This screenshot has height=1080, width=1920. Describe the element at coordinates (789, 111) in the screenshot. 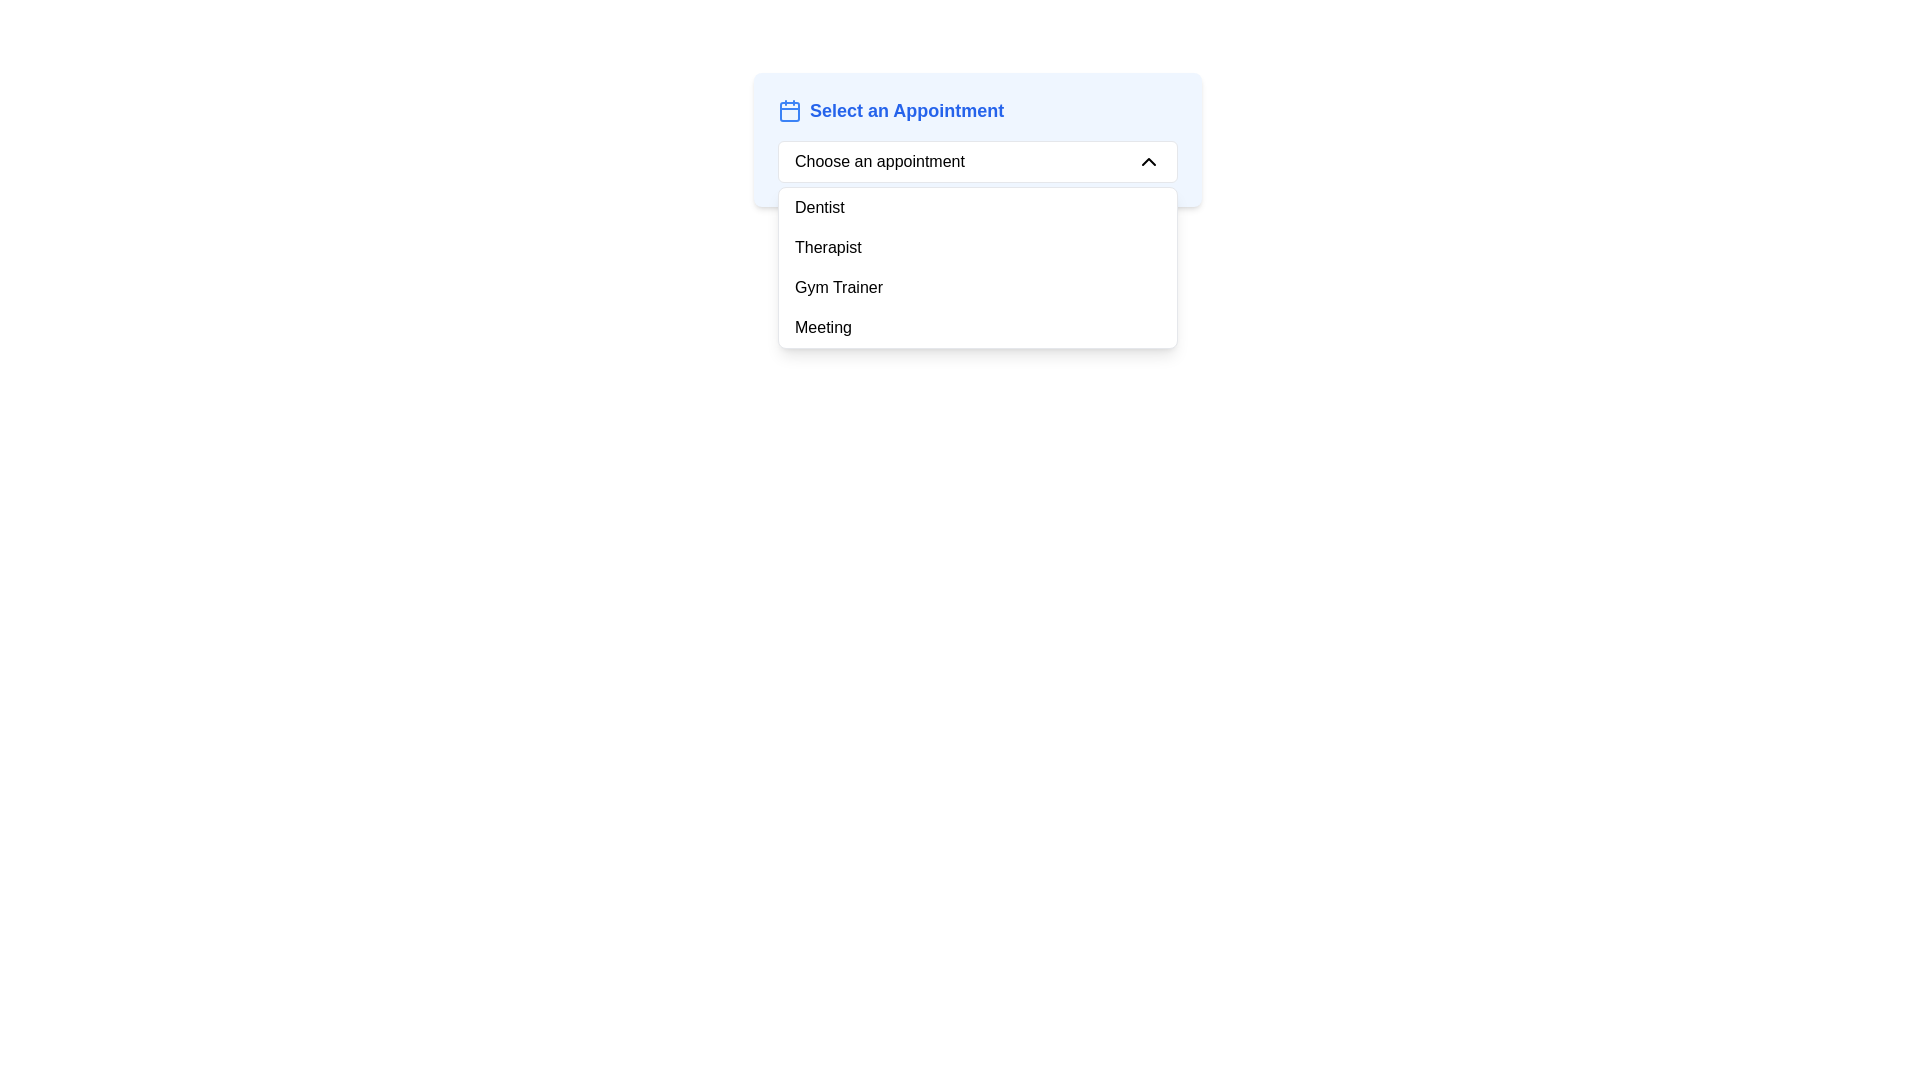

I see `the blue calendar icon that is positioned to the left of the text 'Select an Appointment'` at that location.